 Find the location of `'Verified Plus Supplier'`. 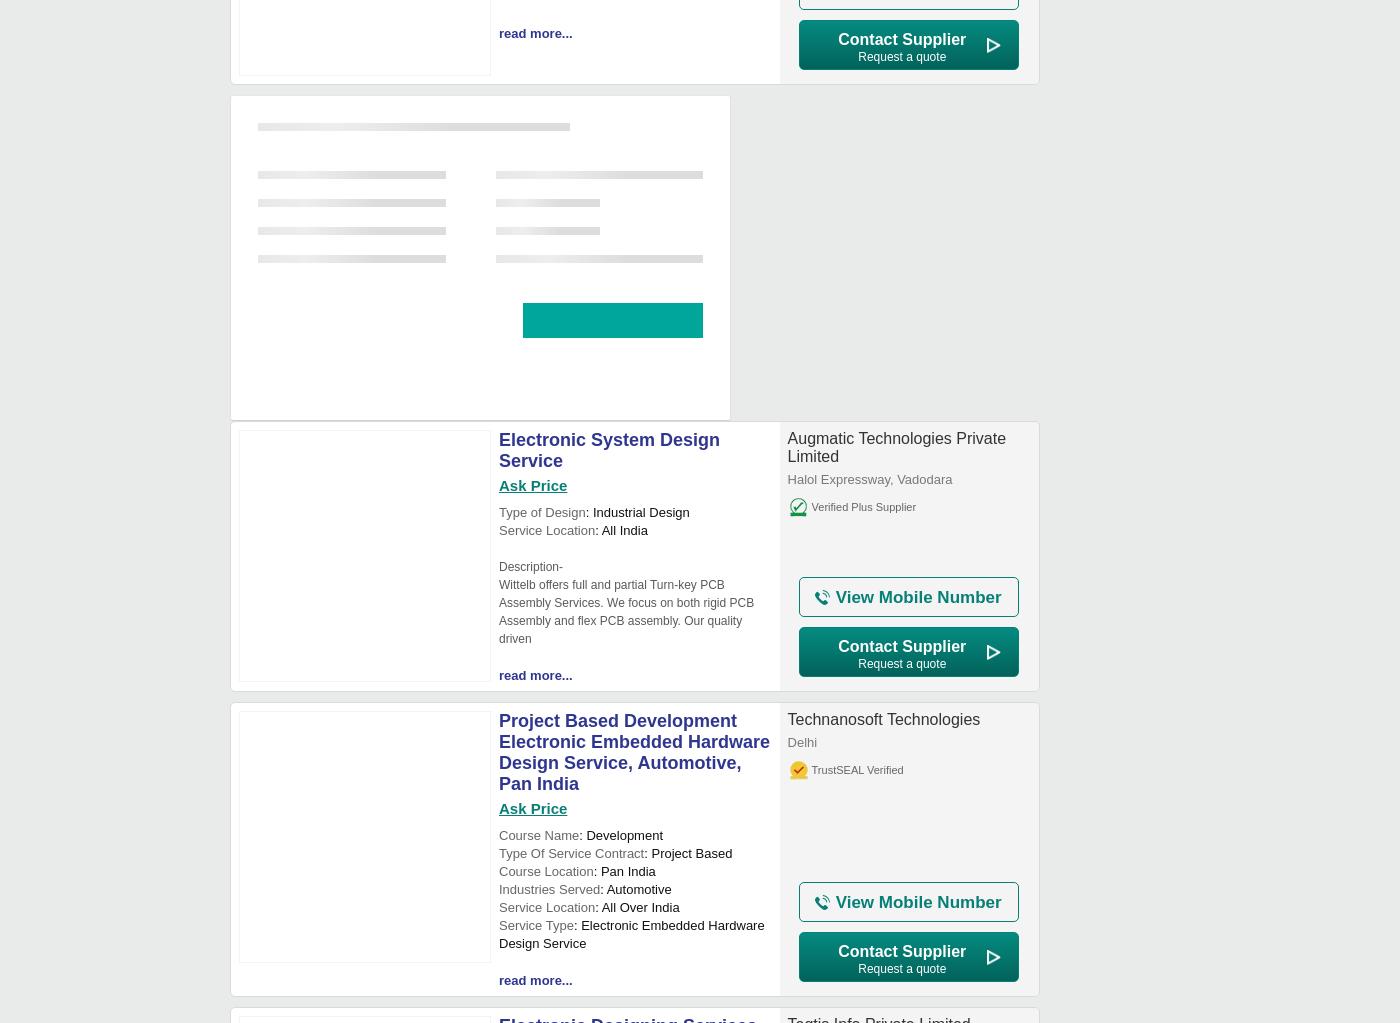

'Verified Plus Supplier' is located at coordinates (863, 506).